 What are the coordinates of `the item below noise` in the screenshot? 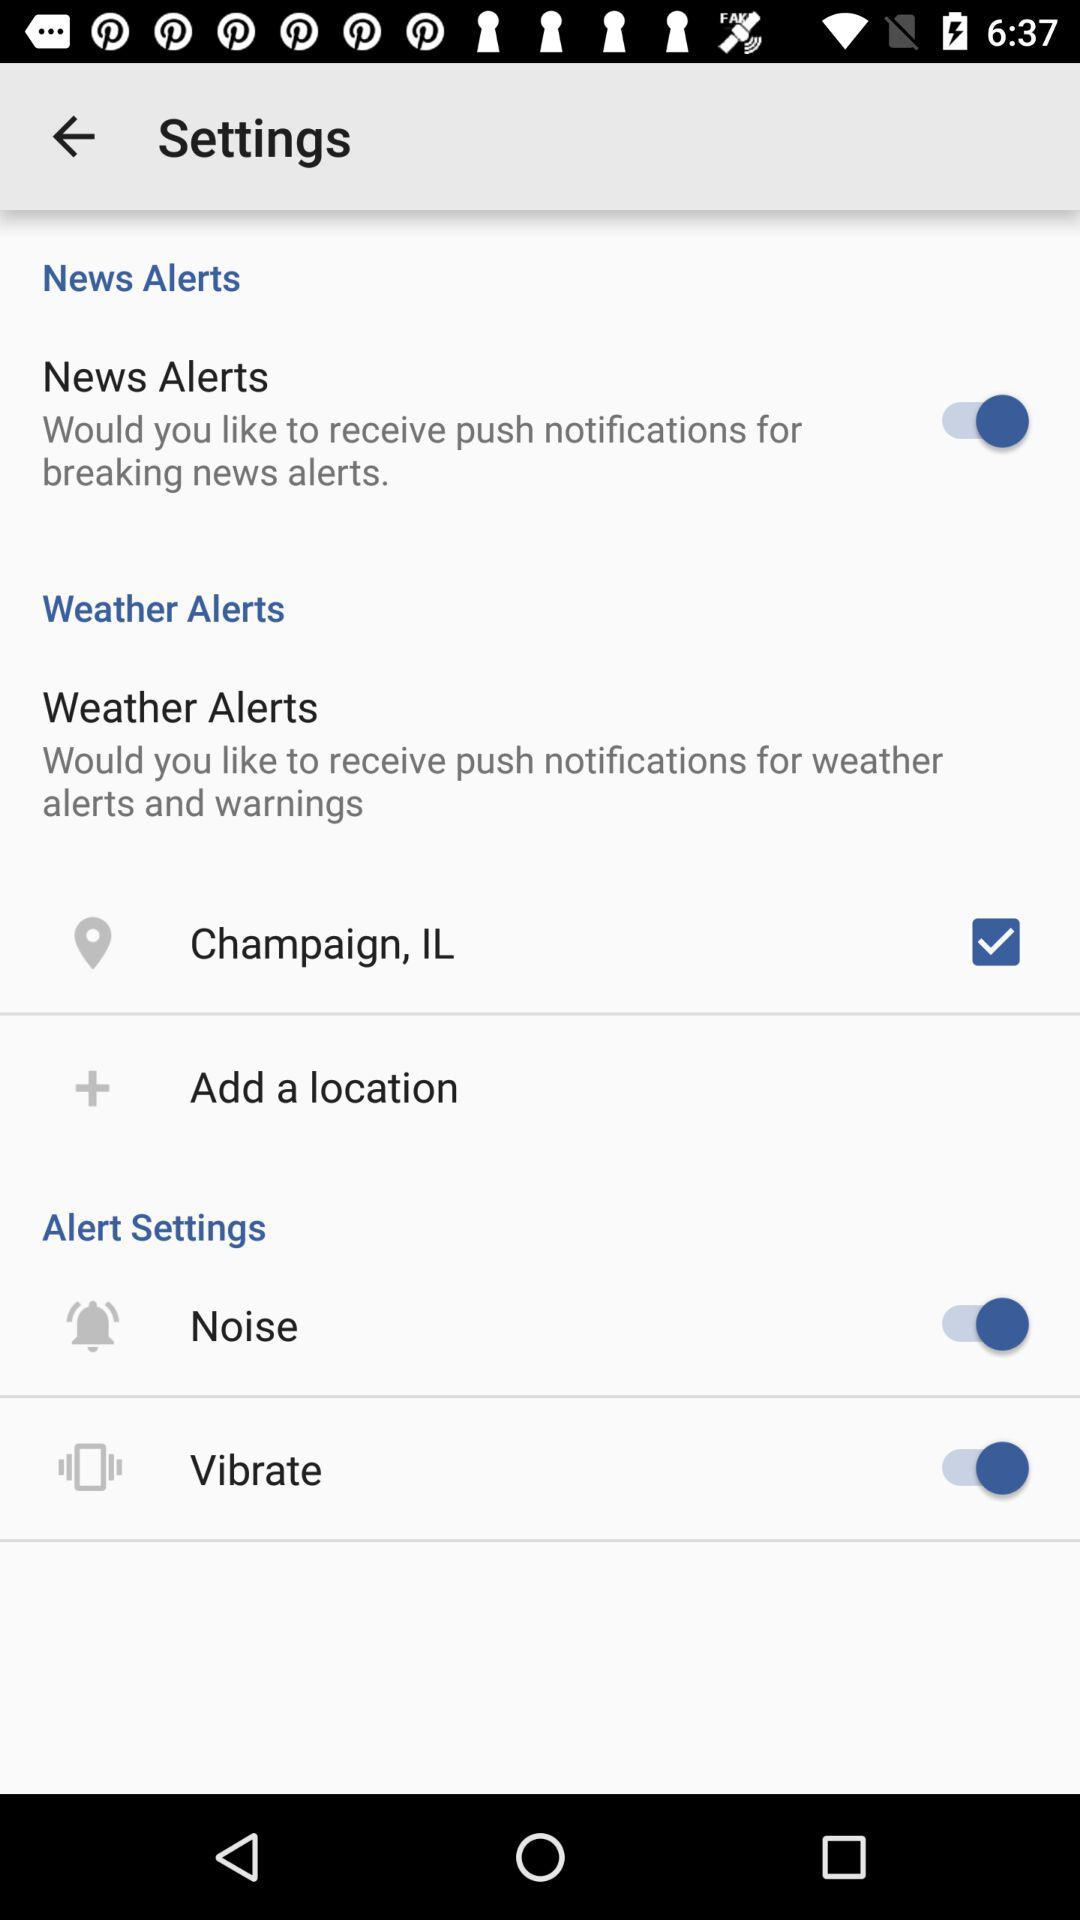 It's located at (255, 1468).